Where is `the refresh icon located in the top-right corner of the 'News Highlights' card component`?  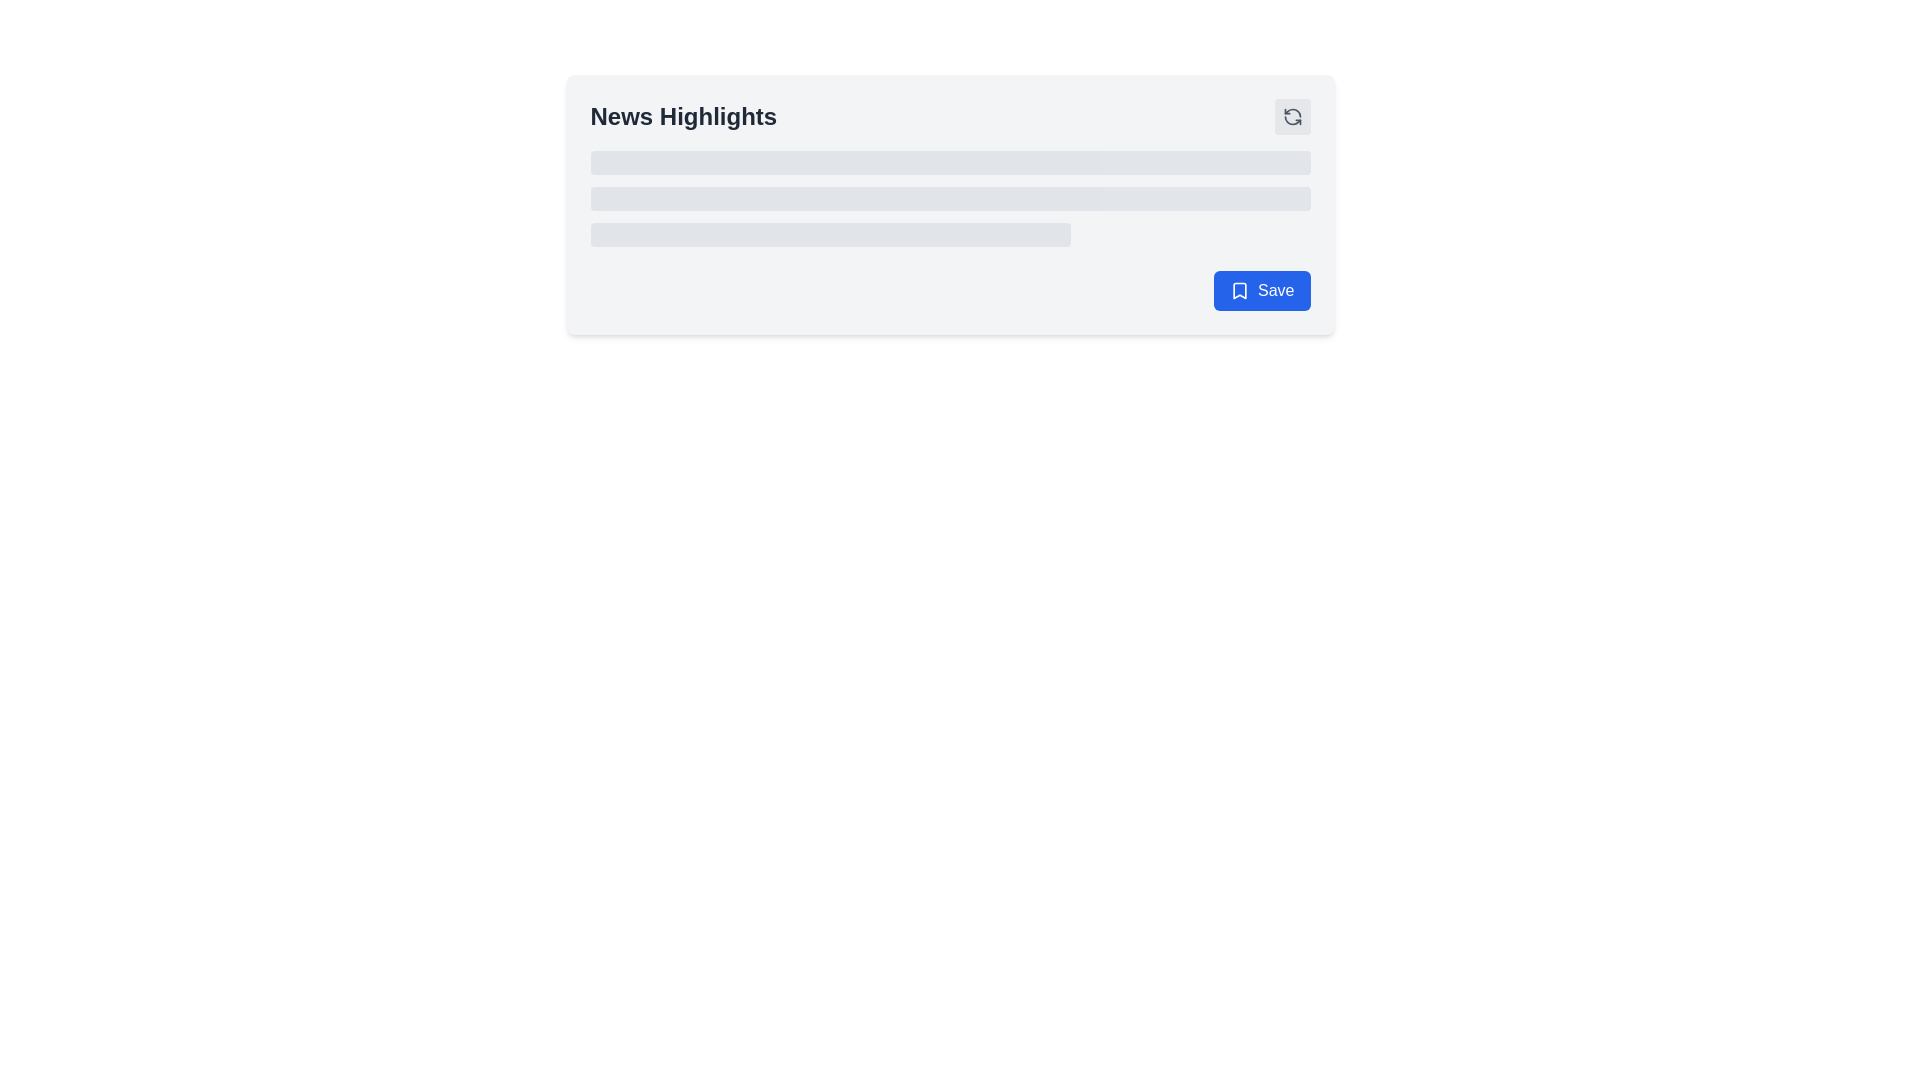 the refresh icon located in the top-right corner of the 'News Highlights' card component is located at coordinates (1292, 113).